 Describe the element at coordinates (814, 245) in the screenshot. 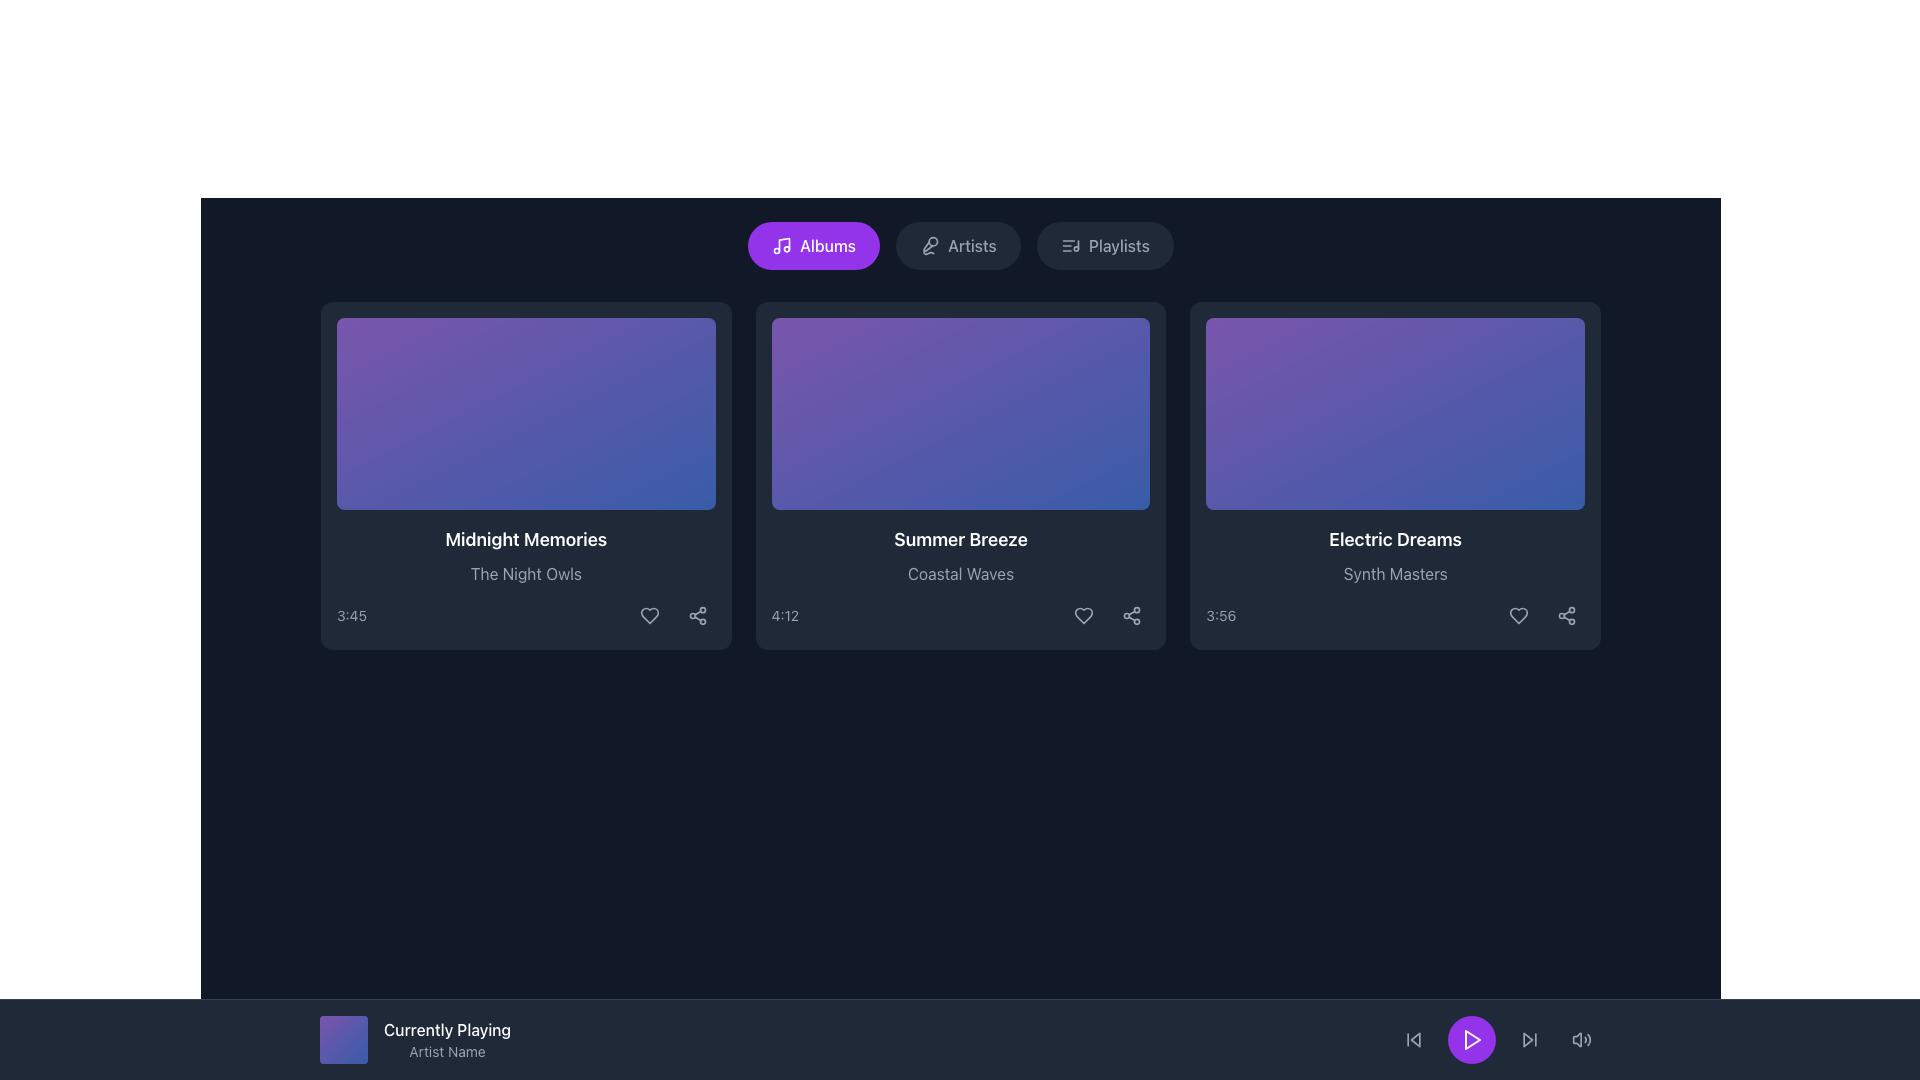

I see `the rounded rectangular button with a purple background and a white musical note icon labeled 'Albums'` at that location.